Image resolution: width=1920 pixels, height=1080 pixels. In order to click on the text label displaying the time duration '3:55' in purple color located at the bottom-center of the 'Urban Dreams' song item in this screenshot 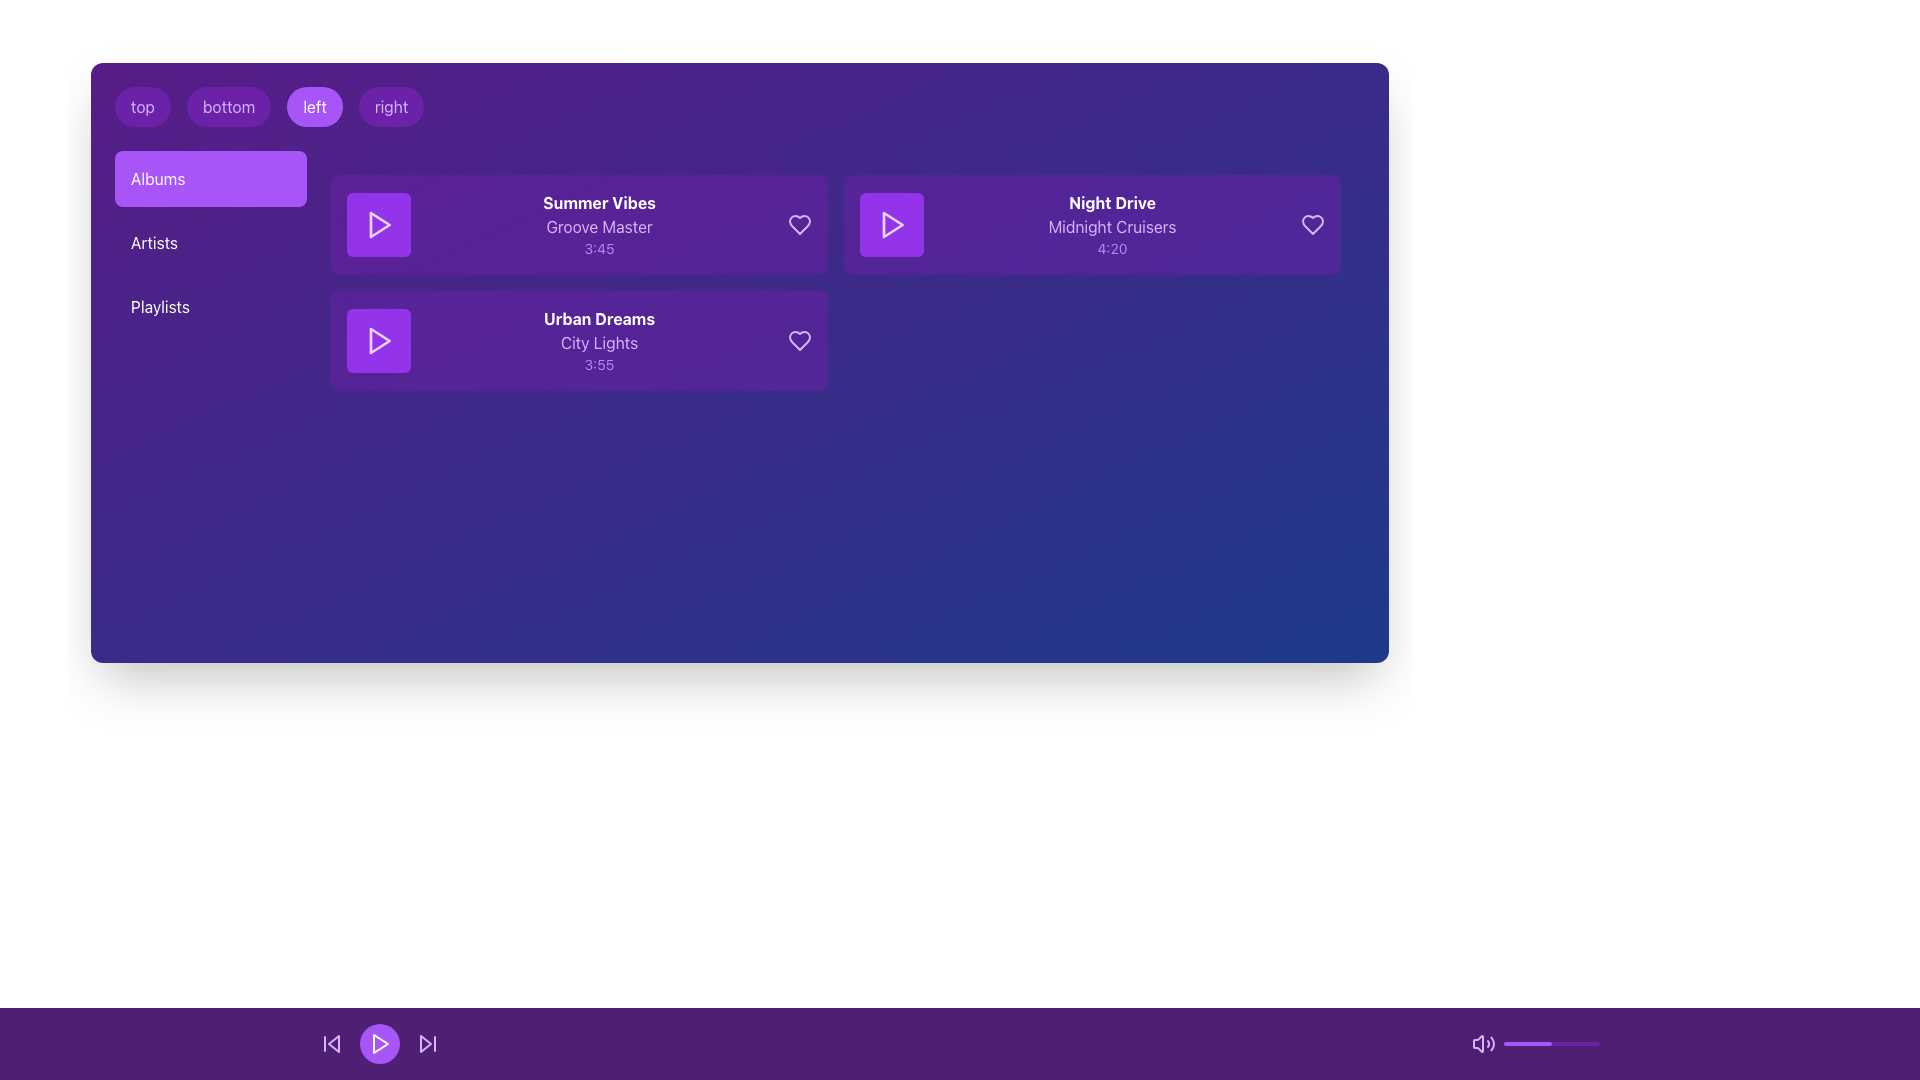, I will do `click(598, 365)`.